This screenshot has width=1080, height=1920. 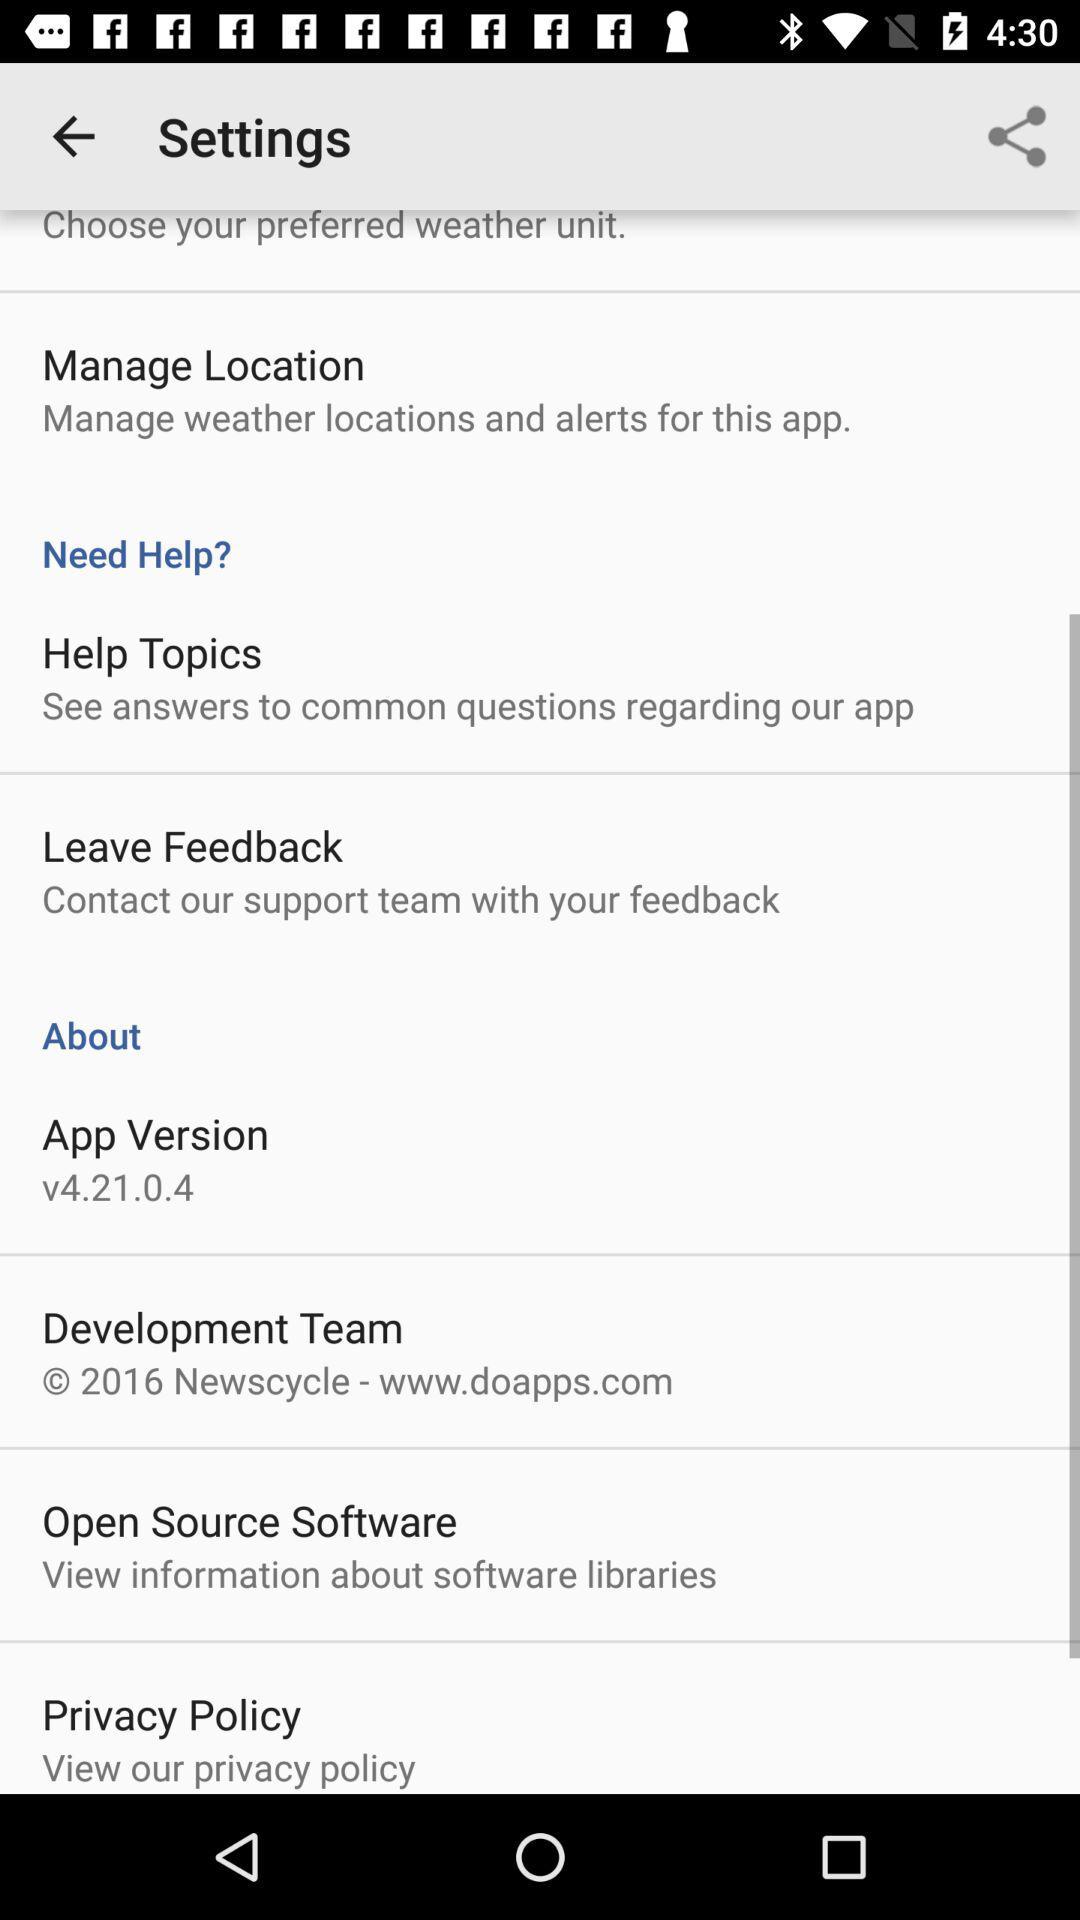 I want to click on the icon above the choose your preferred, so click(x=72, y=135).